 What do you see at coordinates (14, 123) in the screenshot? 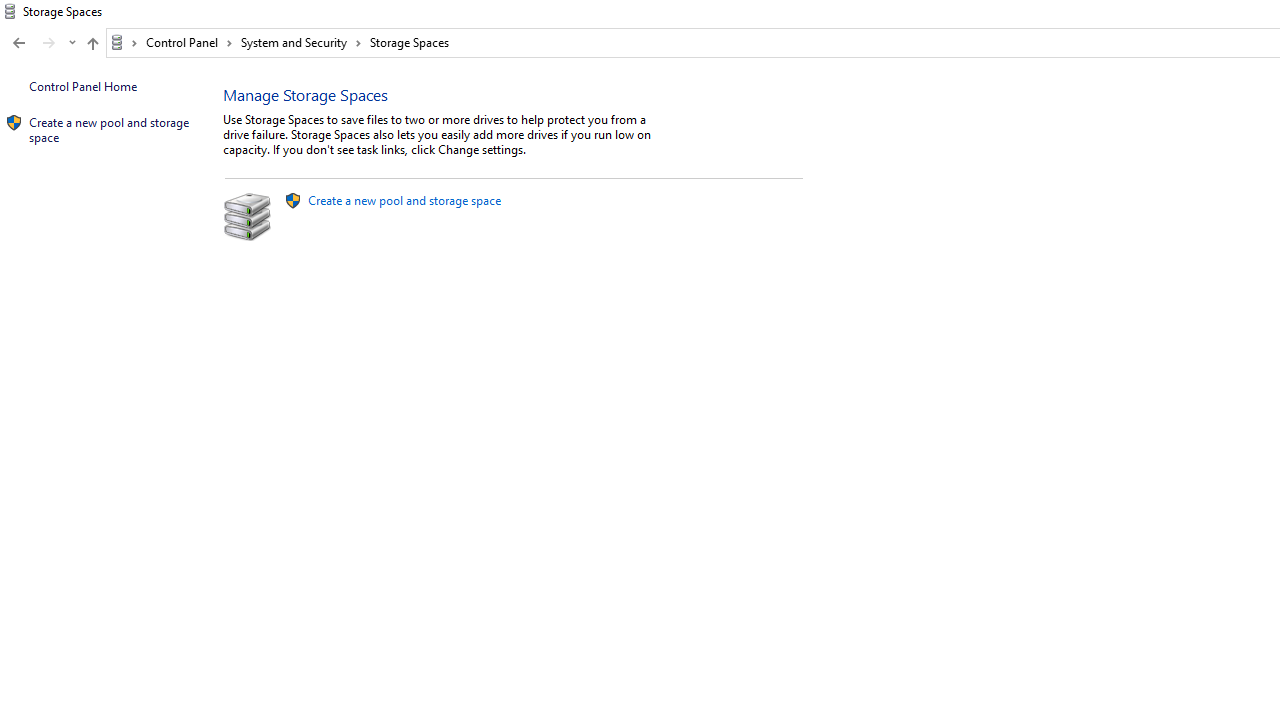
I see `'Icon'` at bounding box center [14, 123].